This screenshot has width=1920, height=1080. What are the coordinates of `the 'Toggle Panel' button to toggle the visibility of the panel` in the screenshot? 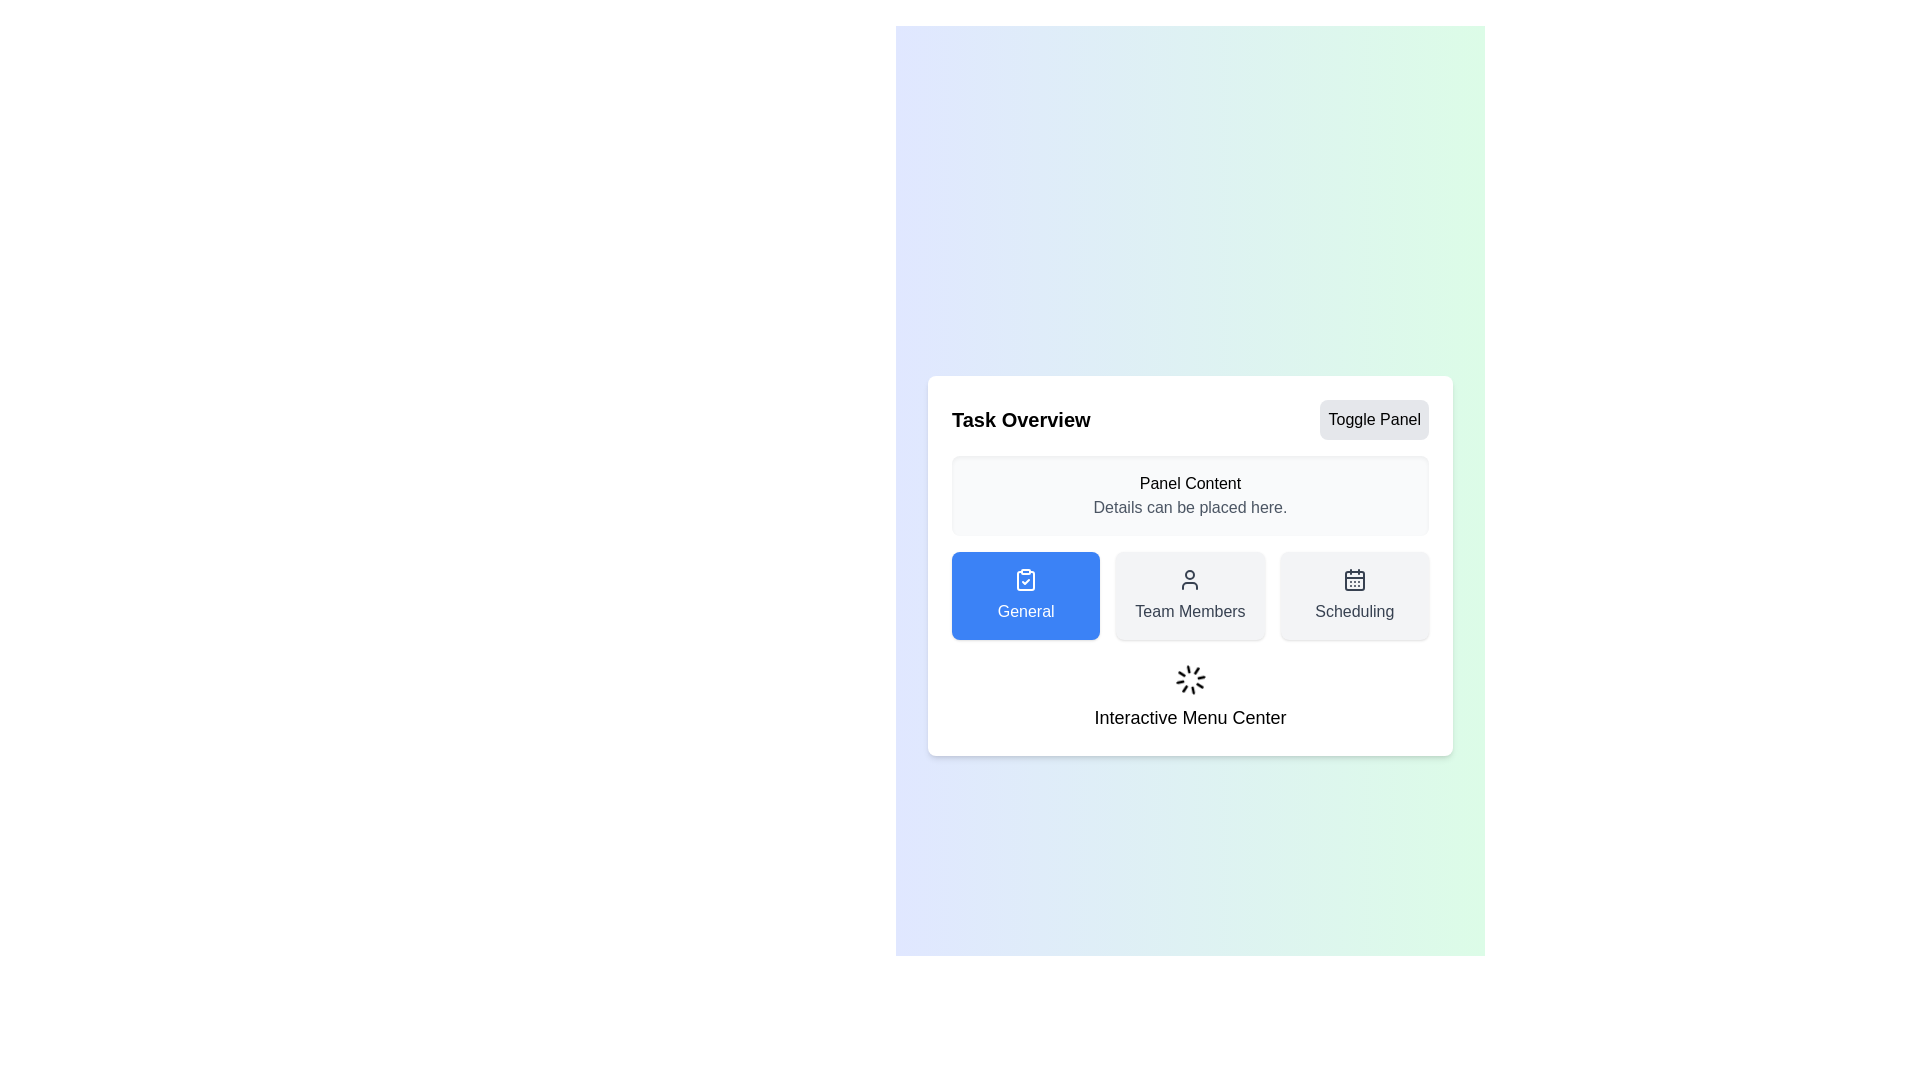 It's located at (1373, 419).